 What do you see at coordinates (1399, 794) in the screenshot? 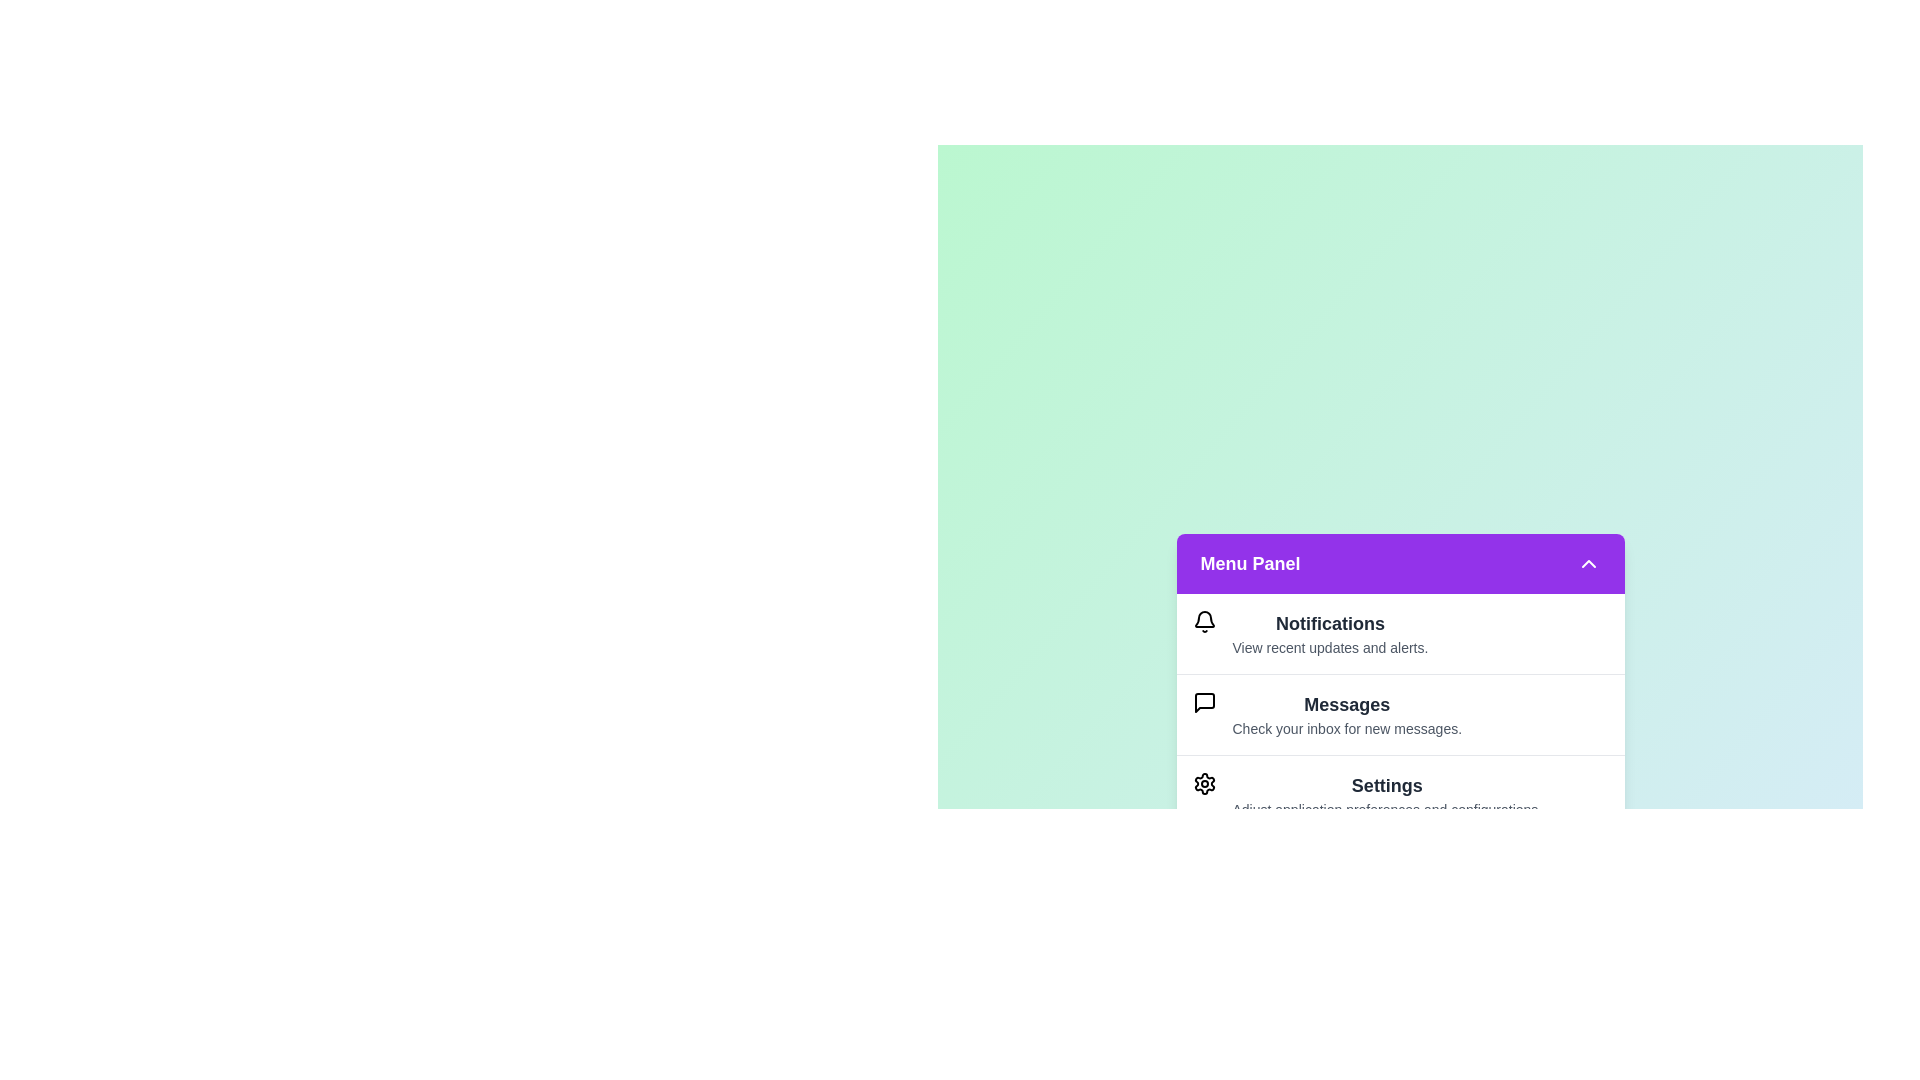
I see `the menu item Settings from the list` at bounding box center [1399, 794].